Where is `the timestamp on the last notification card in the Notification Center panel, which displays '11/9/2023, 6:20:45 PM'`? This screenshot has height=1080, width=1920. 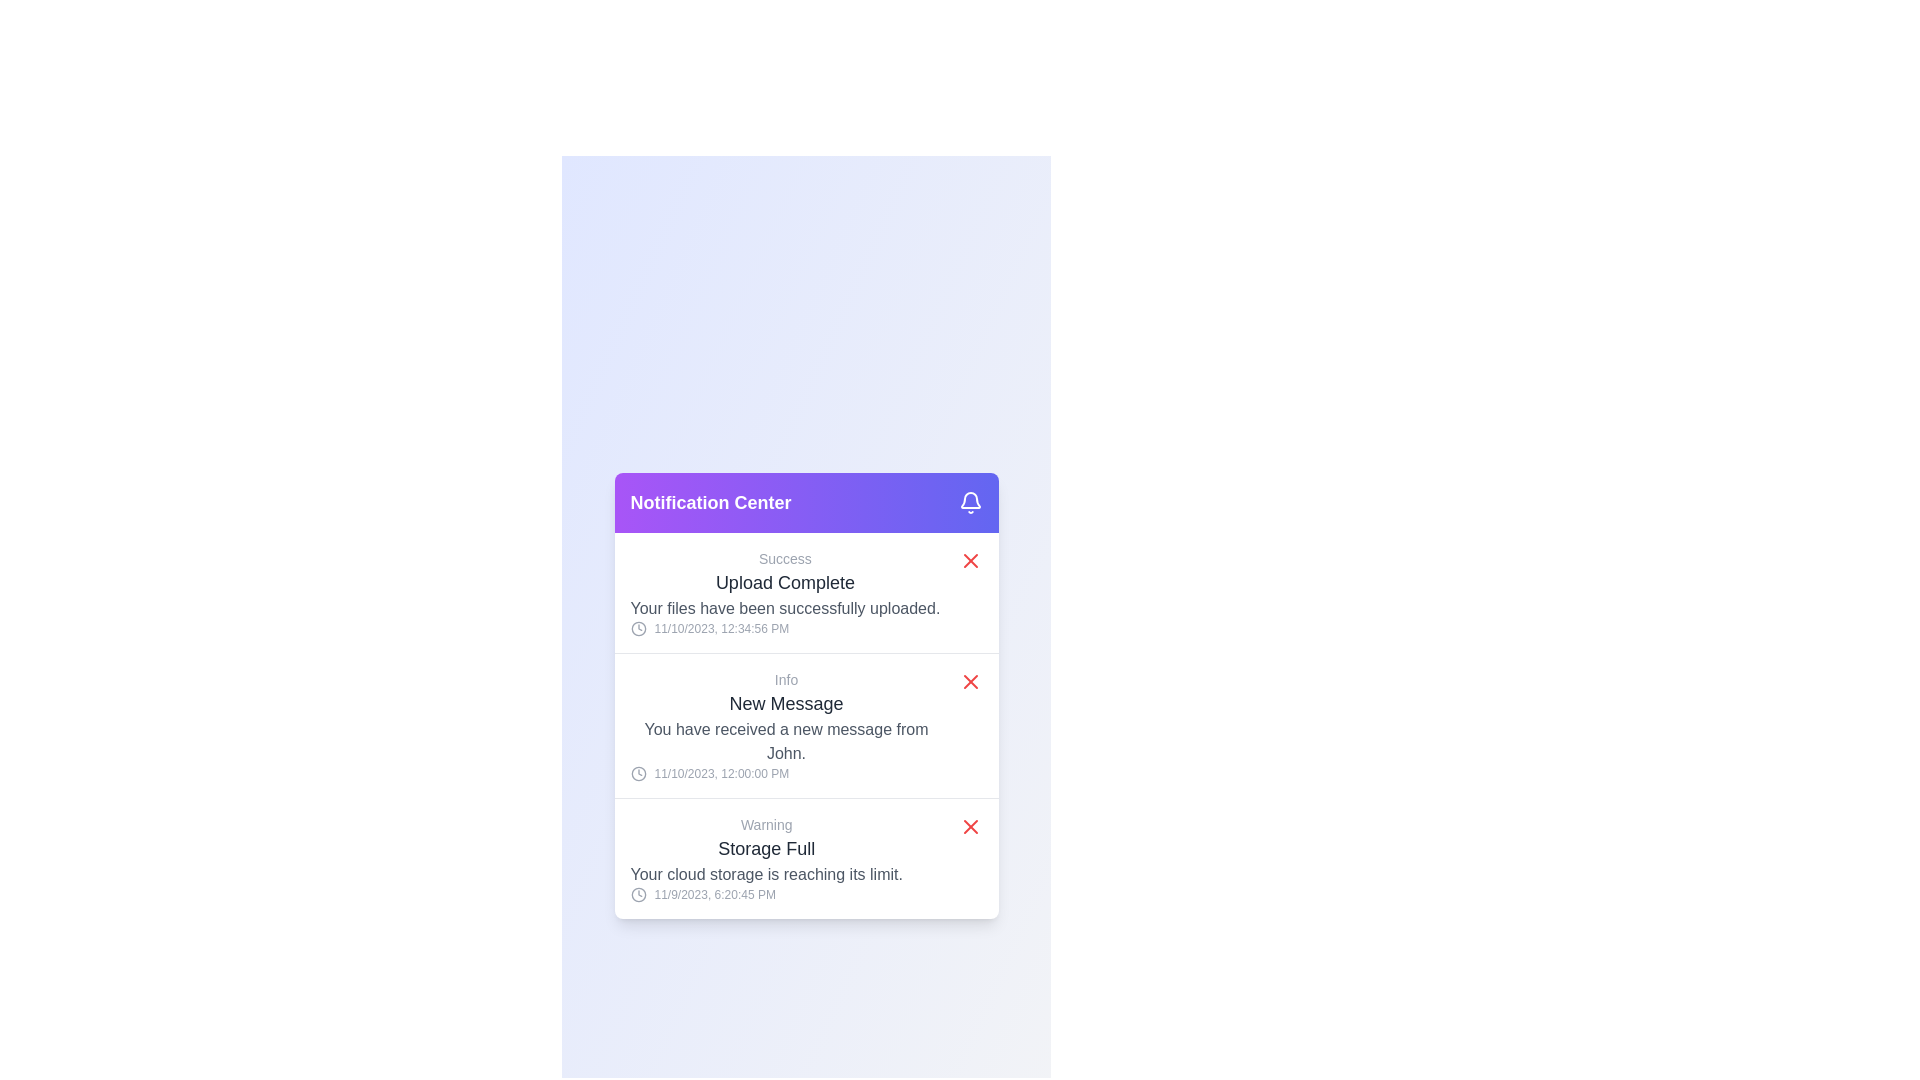 the timestamp on the last notification card in the Notification Center panel, which displays '11/9/2023, 6:20:45 PM' is located at coordinates (765, 858).